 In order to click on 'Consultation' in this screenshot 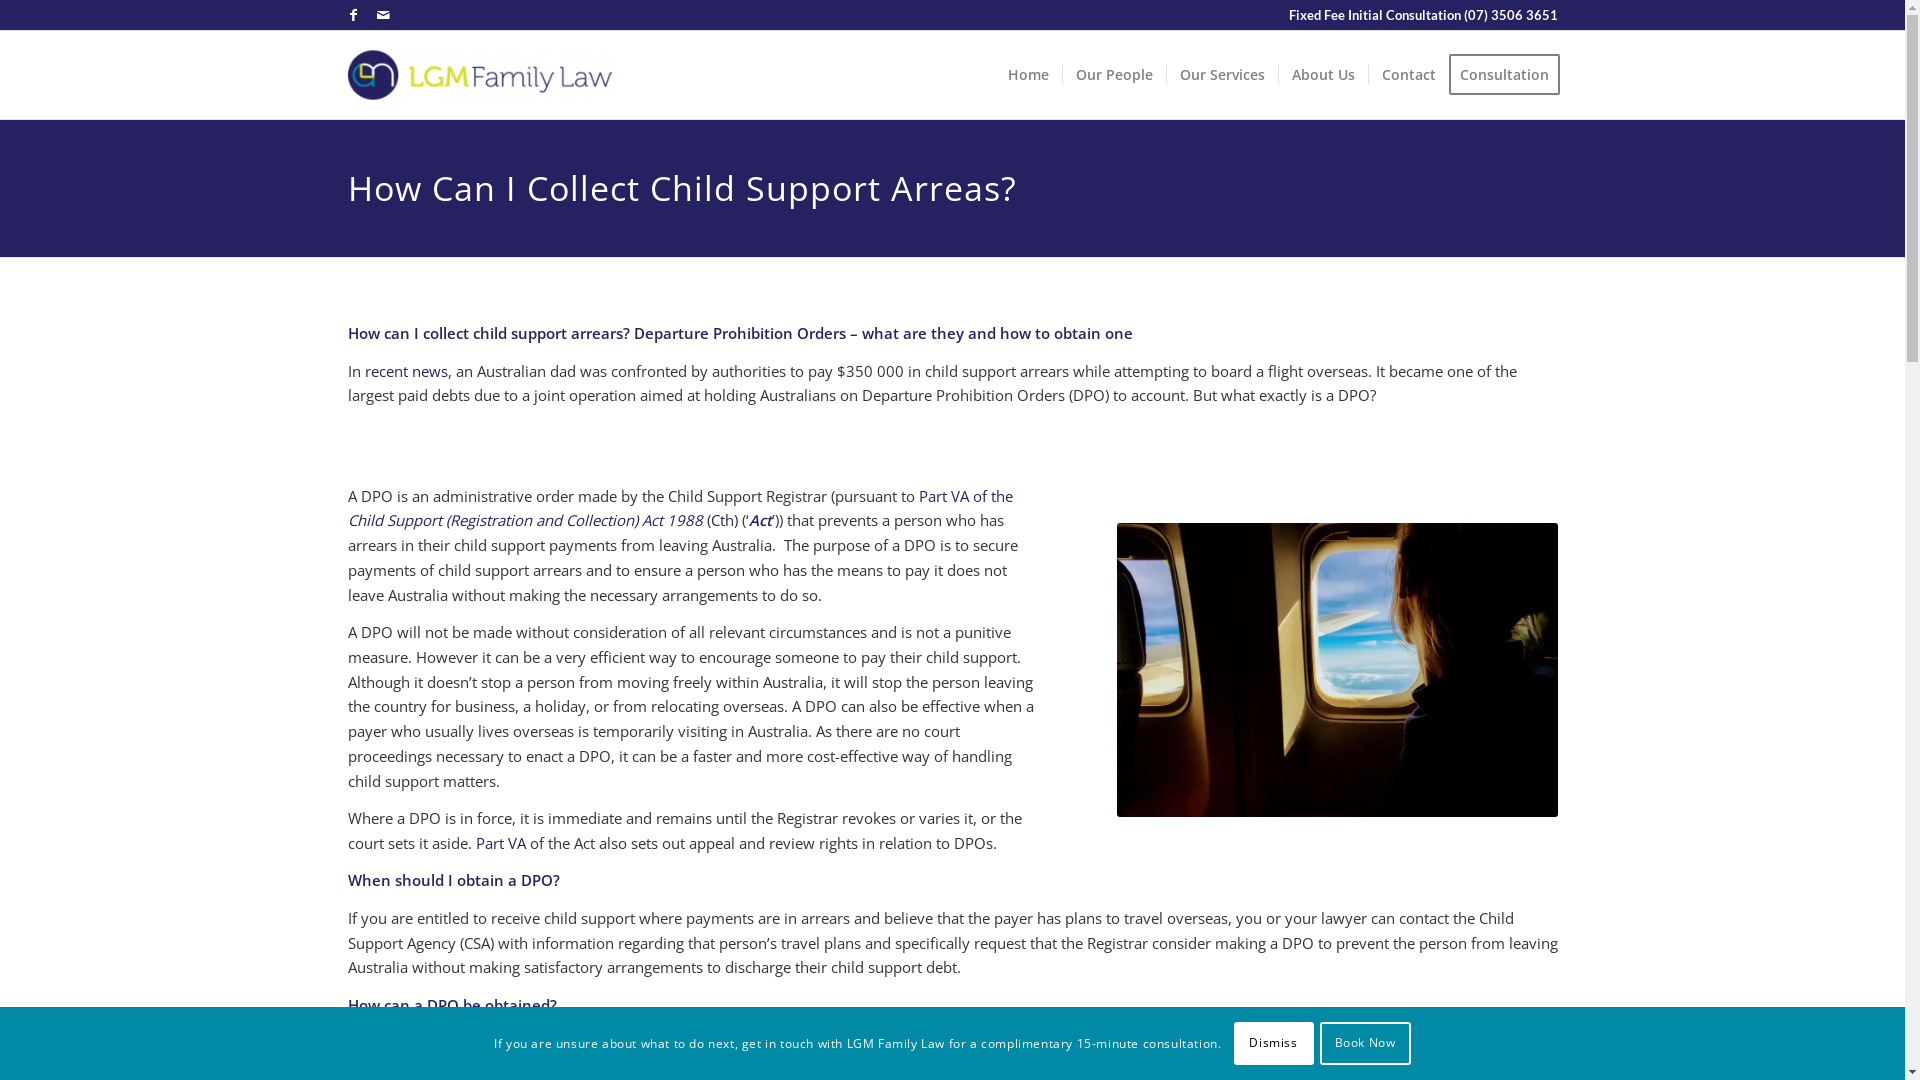, I will do `click(1510, 73)`.